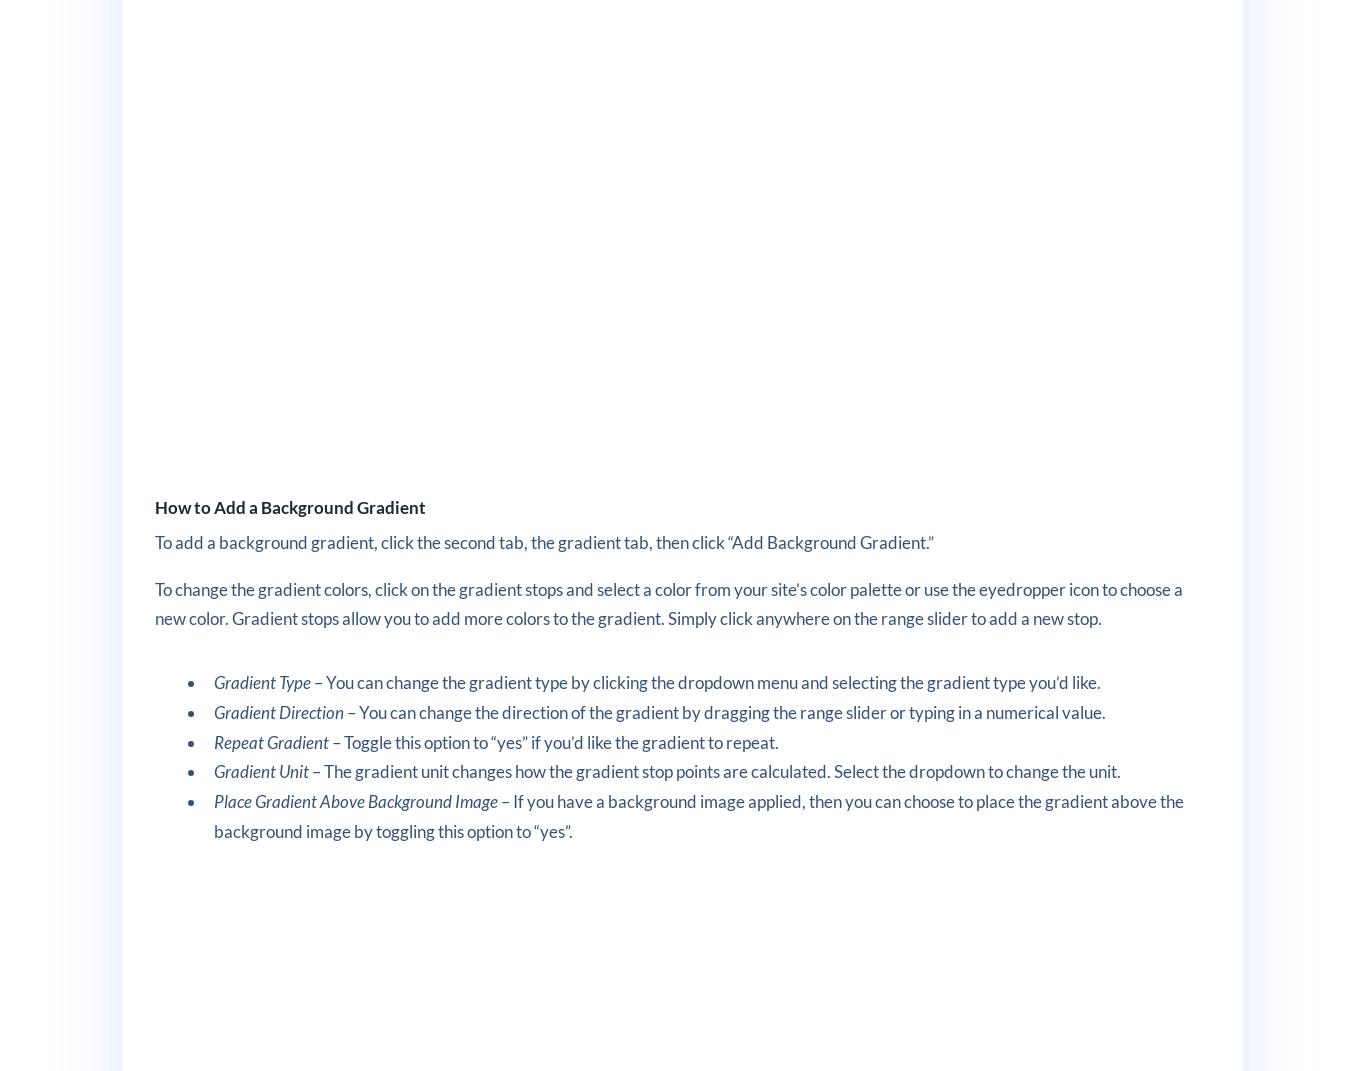  I want to click on 'Gradient Type', so click(262, 681).